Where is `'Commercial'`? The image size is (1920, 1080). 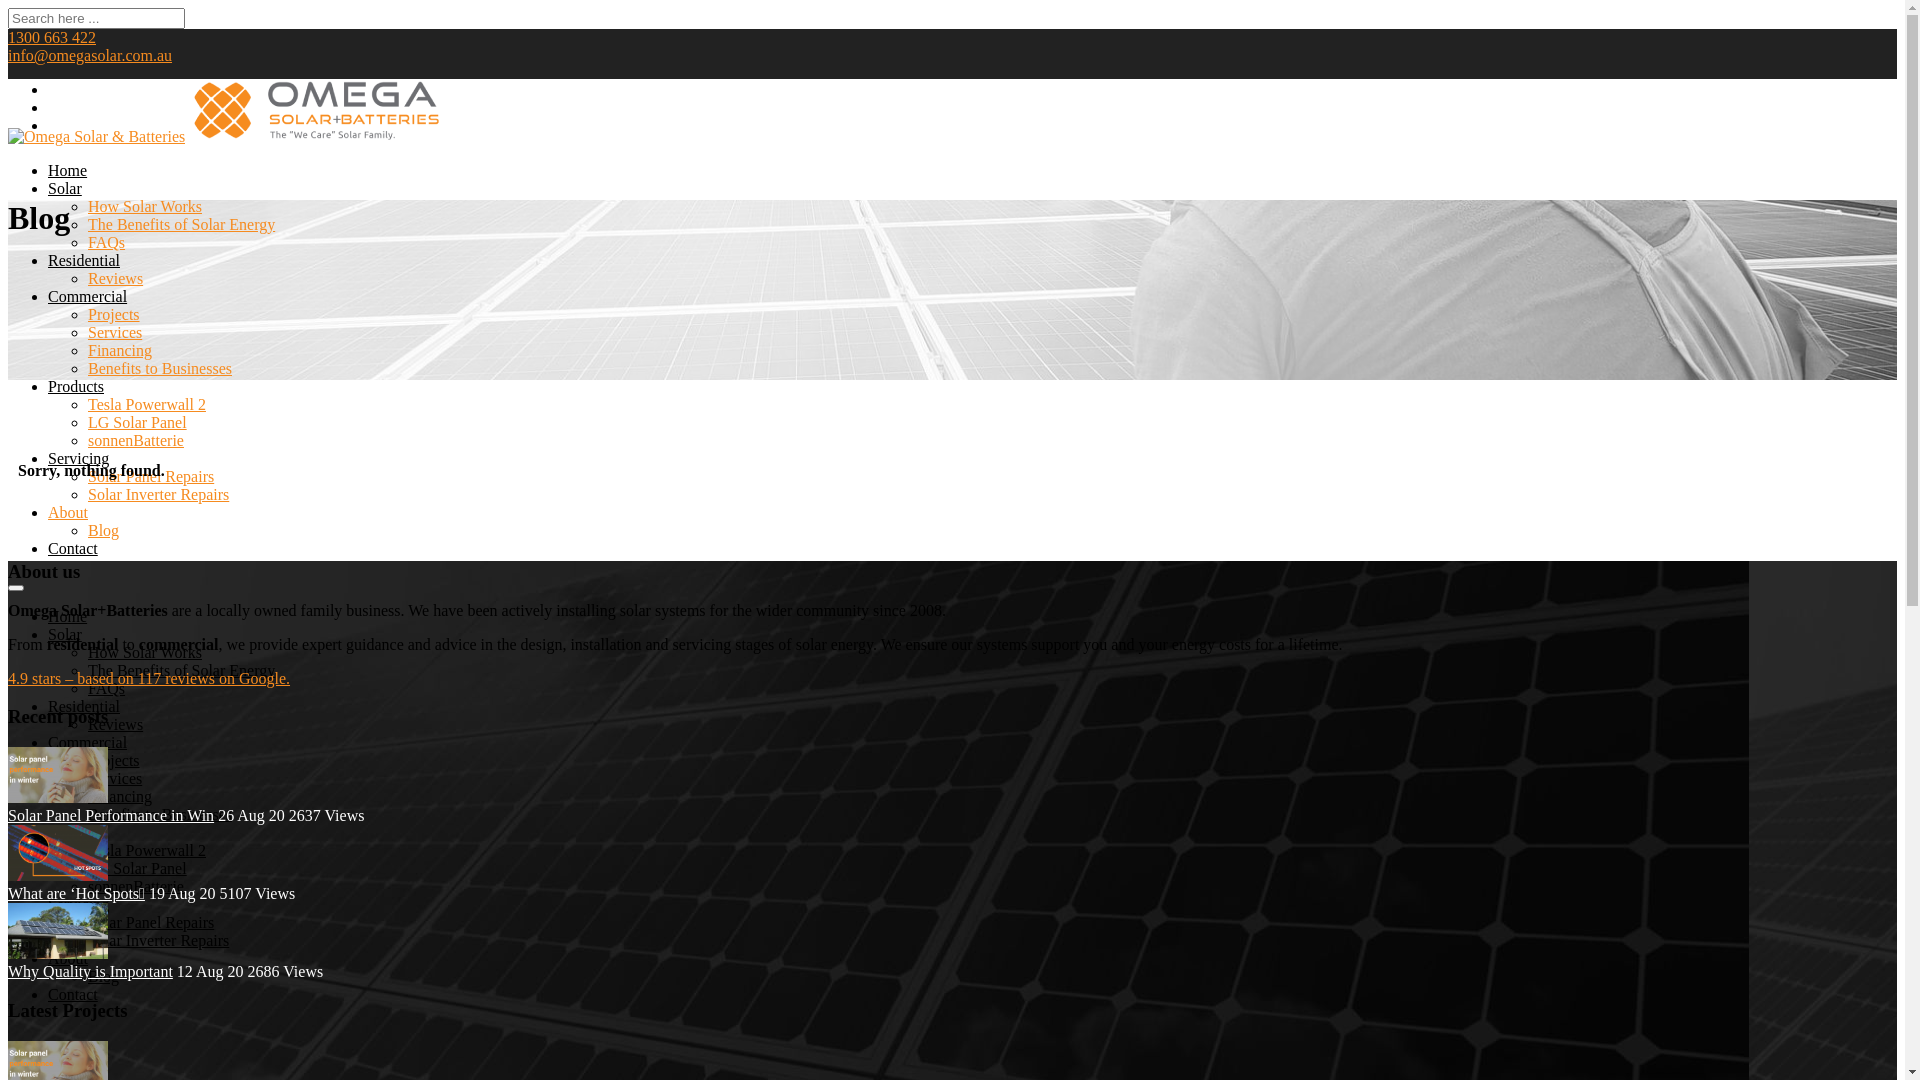
'Commercial' is located at coordinates (48, 296).